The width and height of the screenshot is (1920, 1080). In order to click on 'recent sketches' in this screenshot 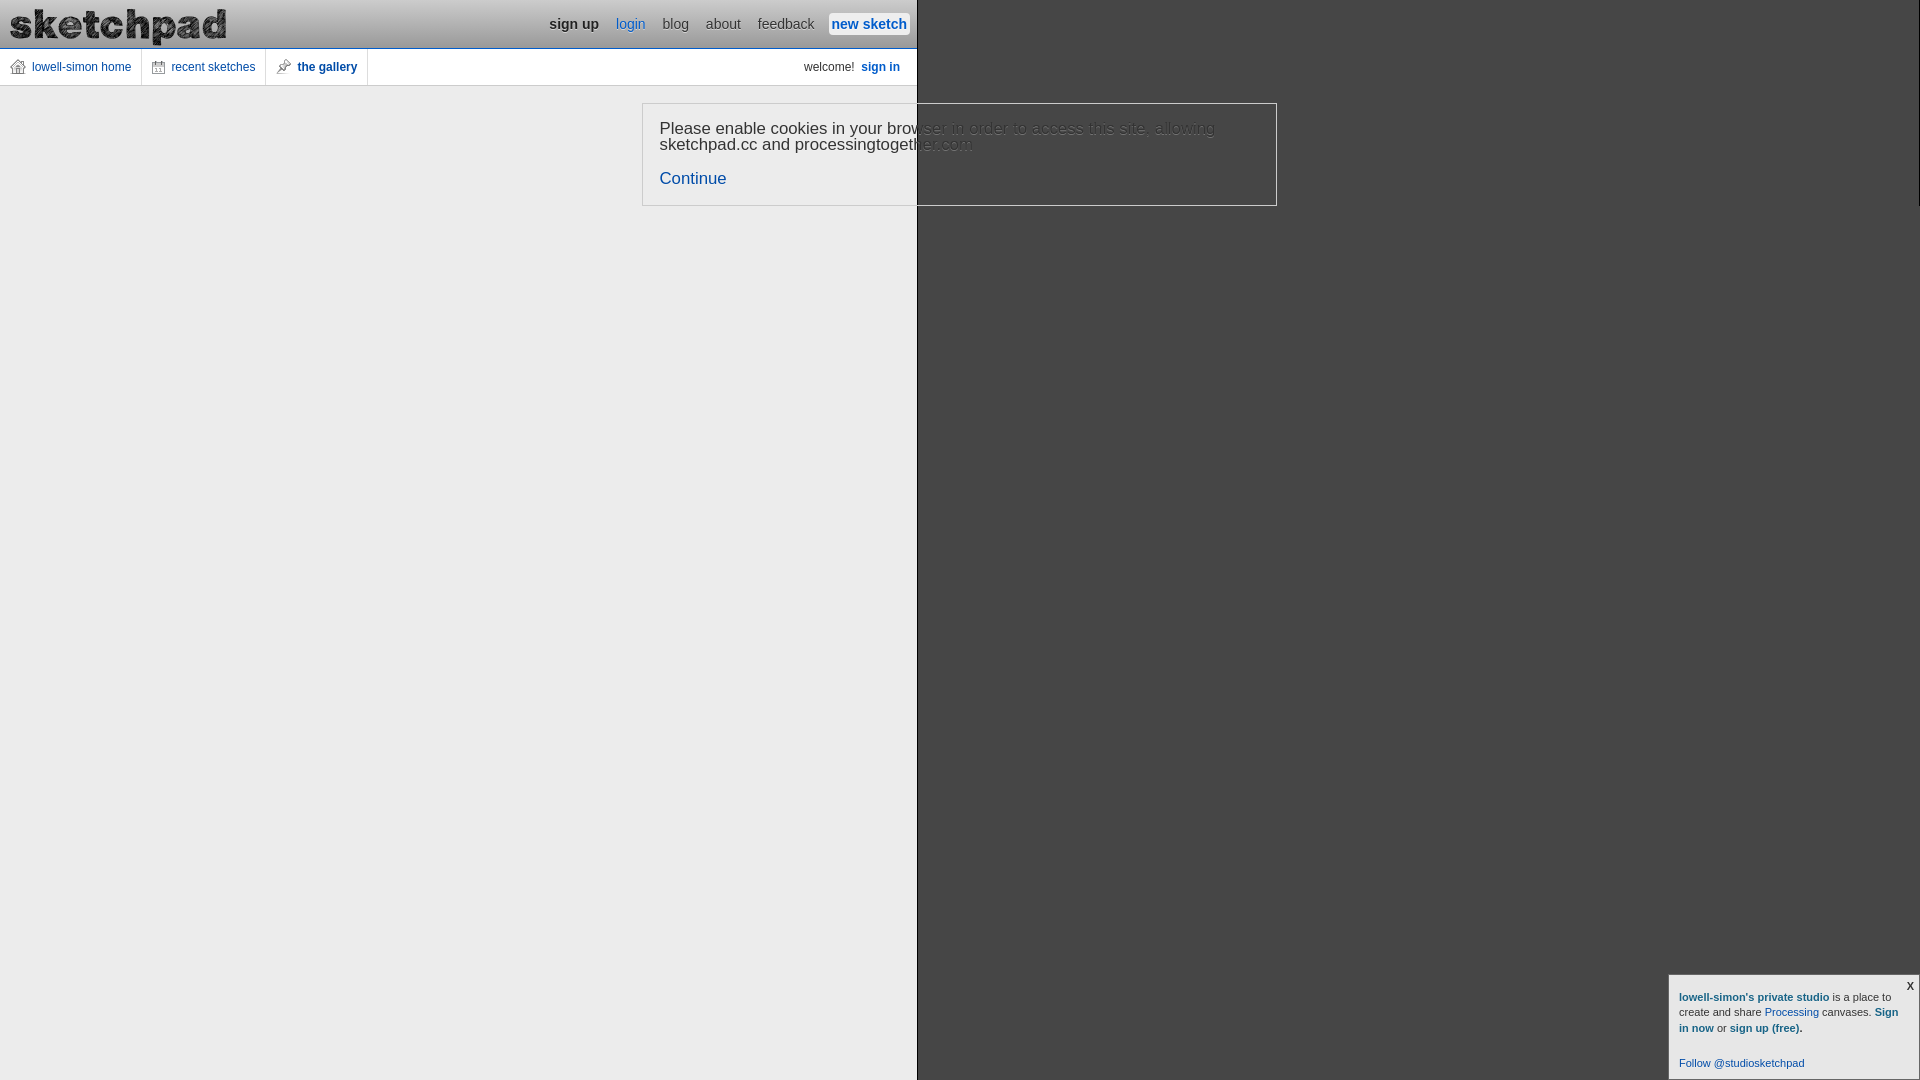, I will do `click(204, 65)`.